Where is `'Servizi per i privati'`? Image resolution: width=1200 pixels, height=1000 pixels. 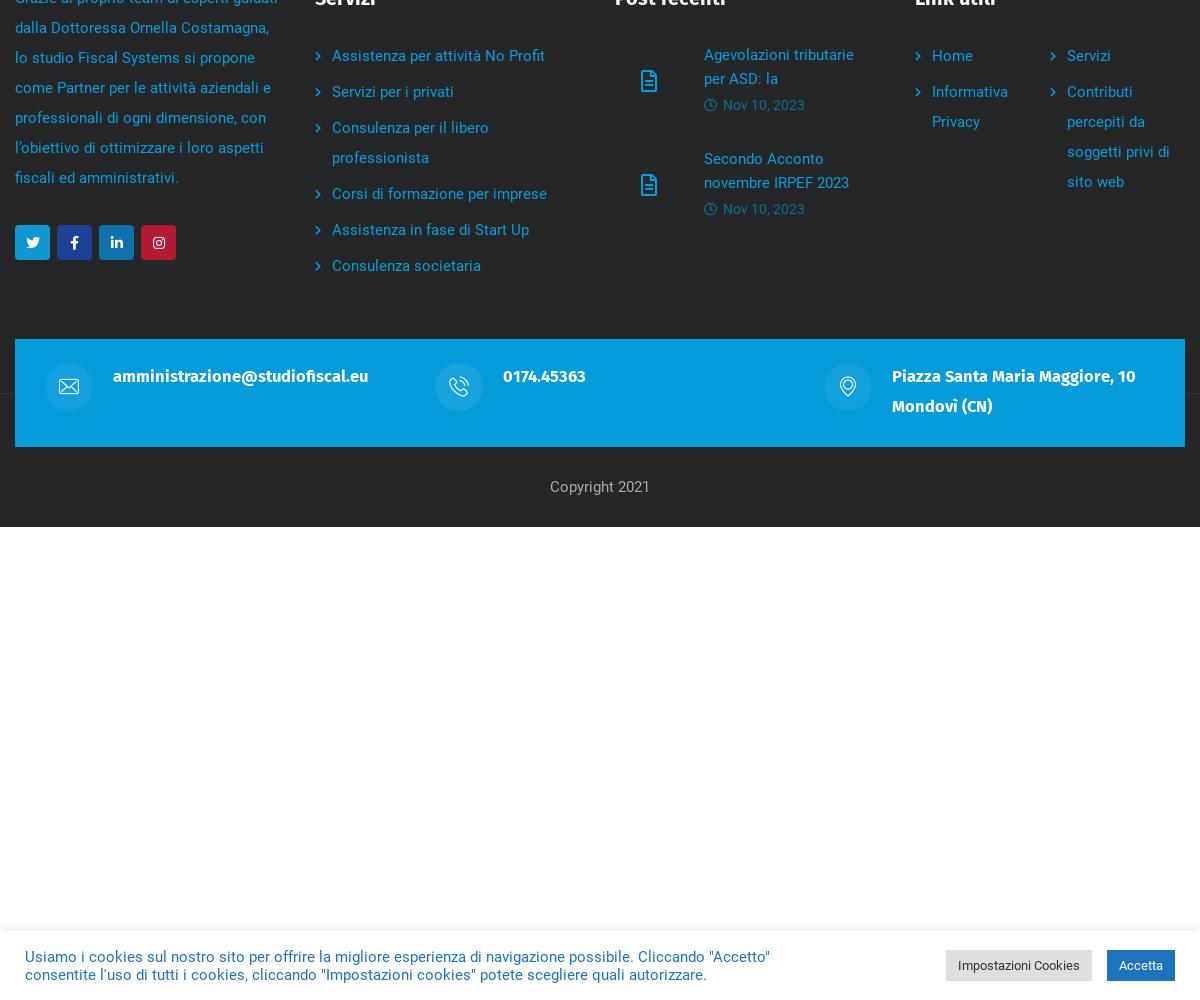 'Servizi per i privati' is located at coordinates (393, 91).